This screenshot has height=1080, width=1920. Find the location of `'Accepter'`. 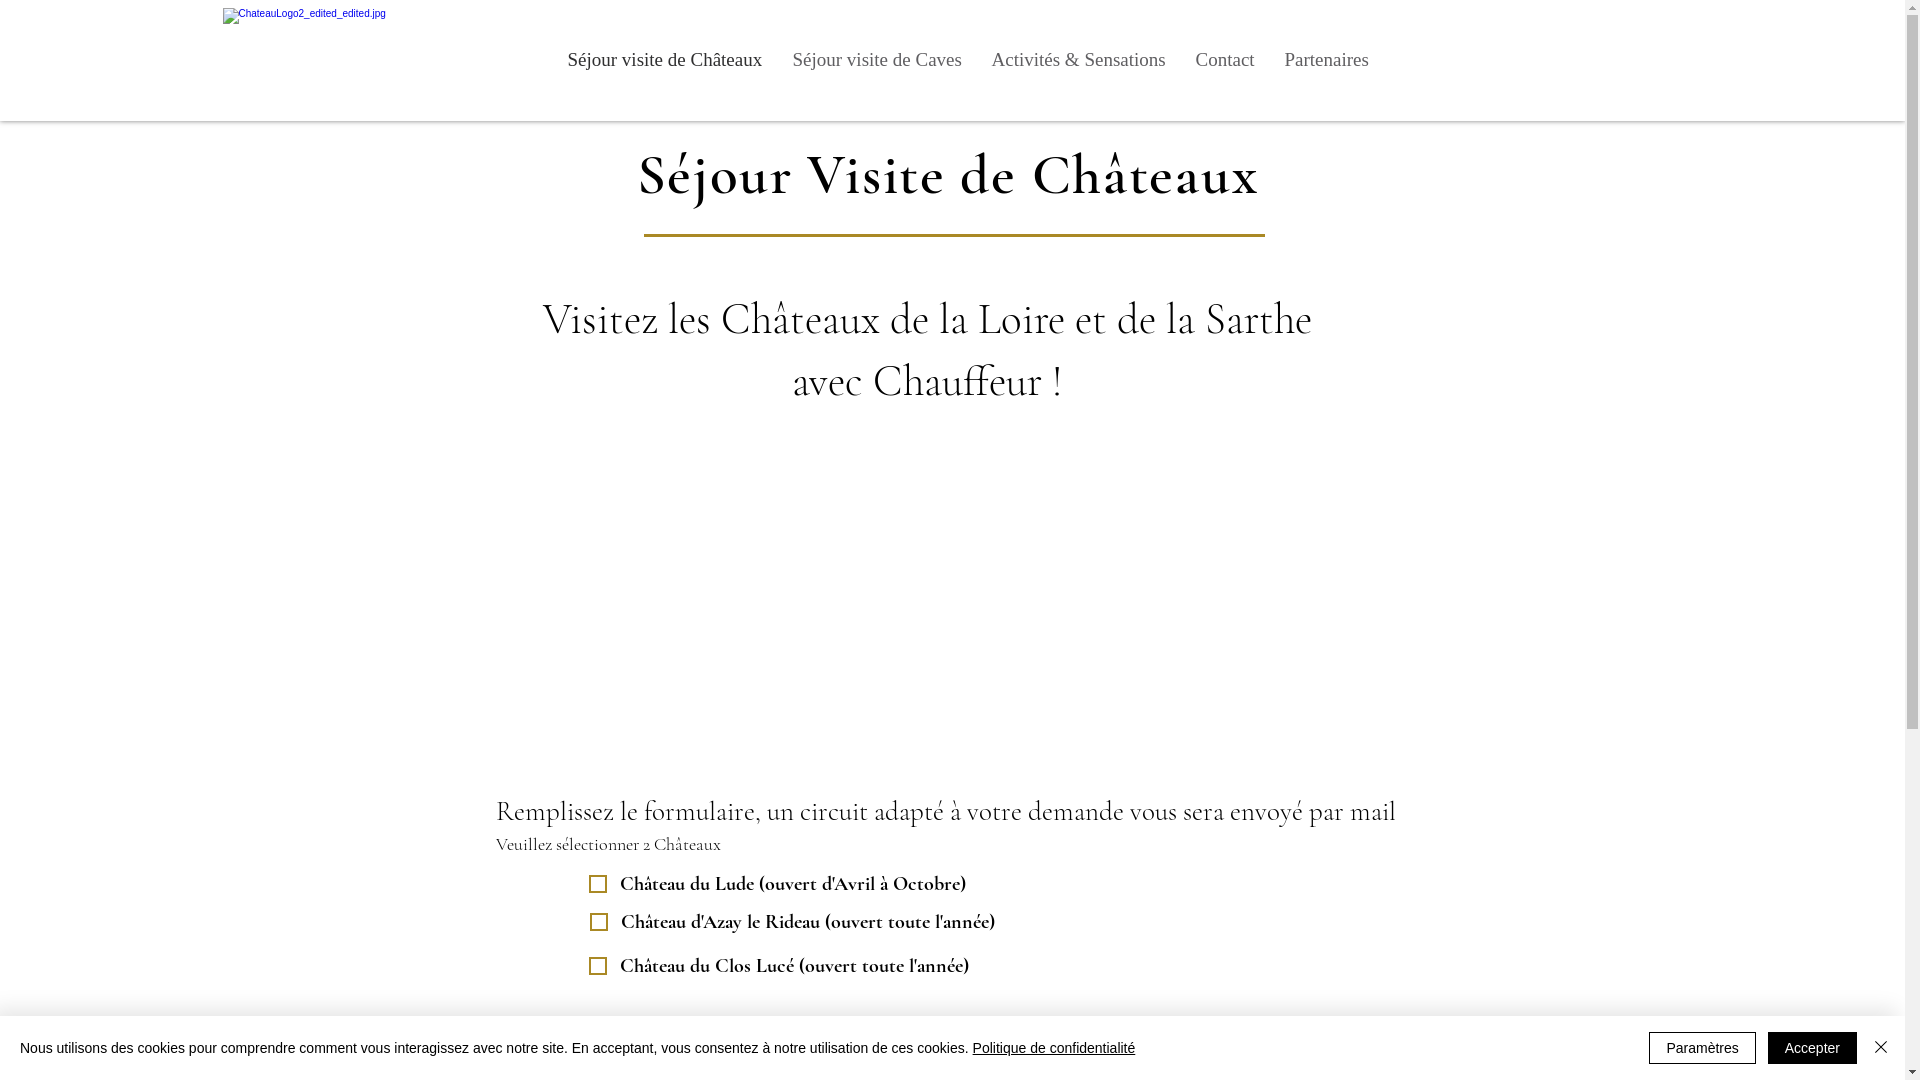

'Accepter' is located at coordinates (1812, 1047).